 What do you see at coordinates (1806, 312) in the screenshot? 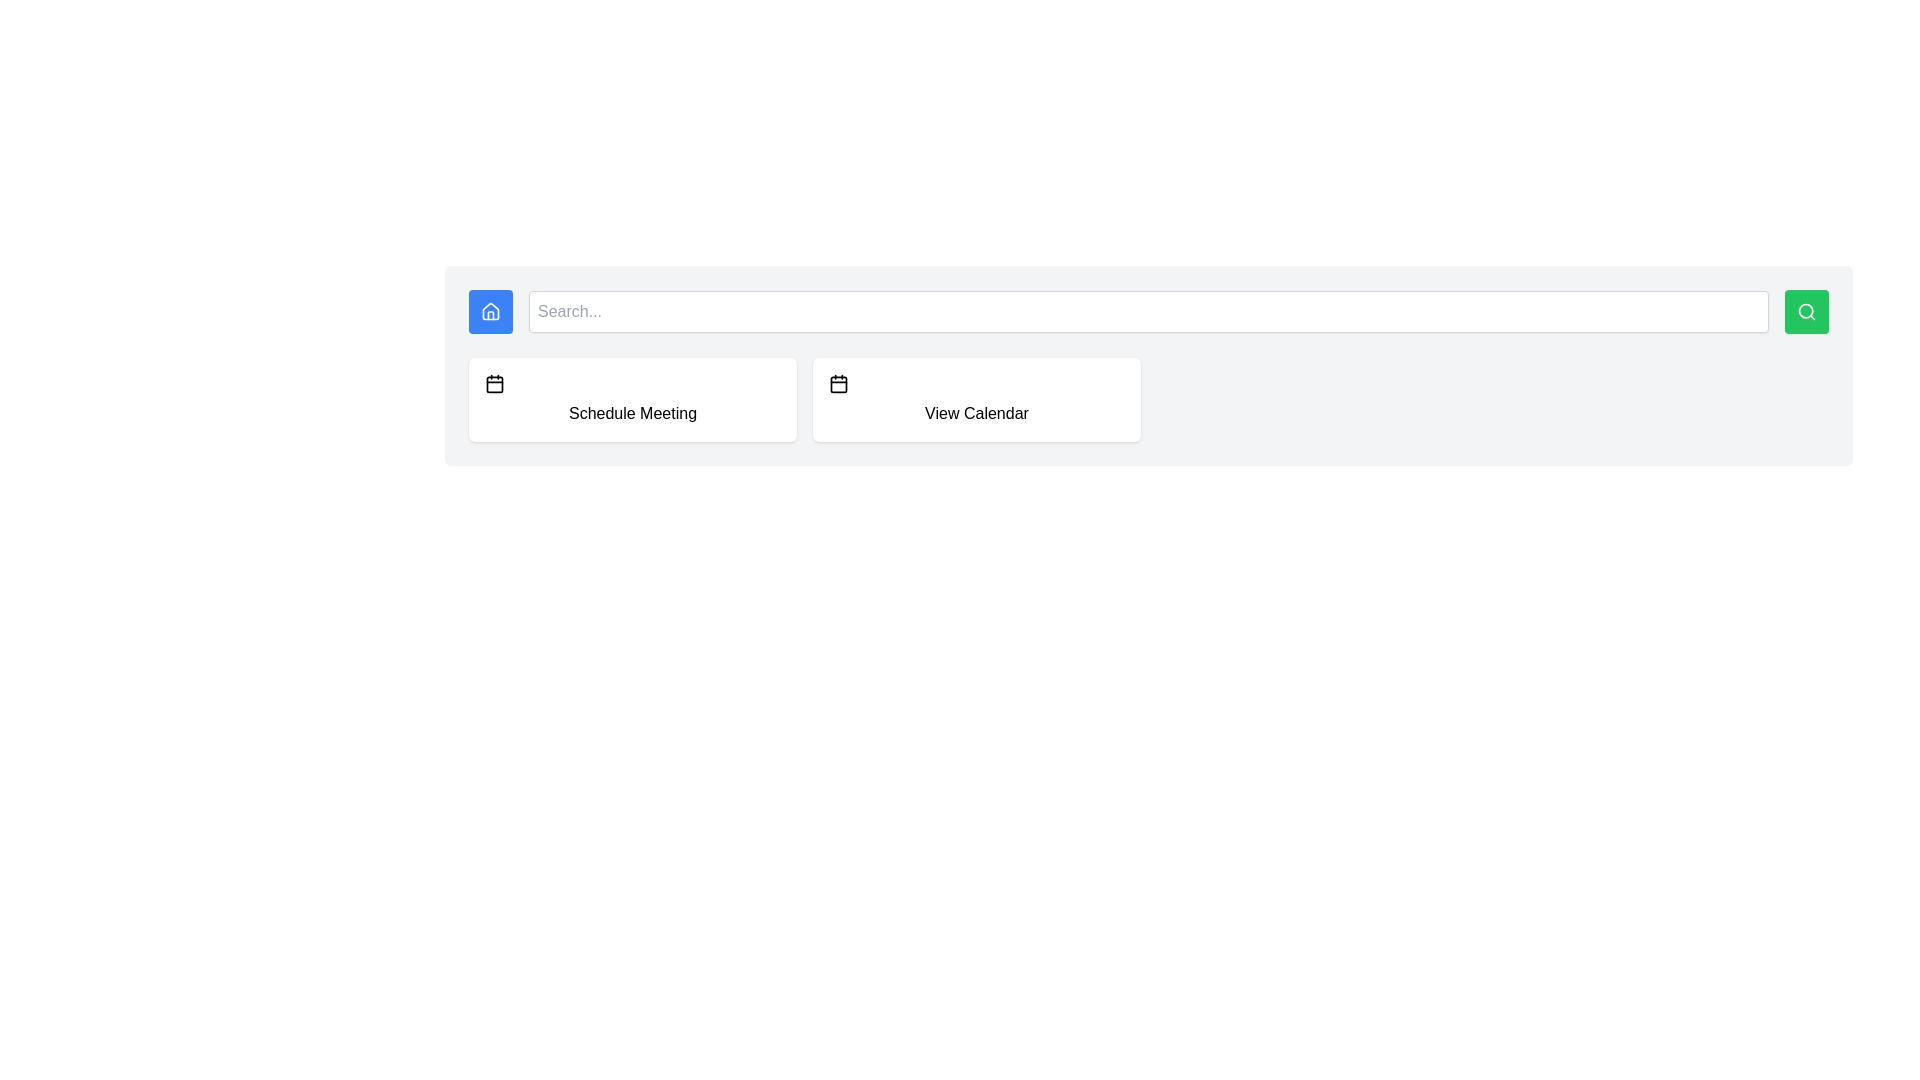
I see `the green button with a white search icon located at the far right of the control group` at bounding box center [1806, 312].